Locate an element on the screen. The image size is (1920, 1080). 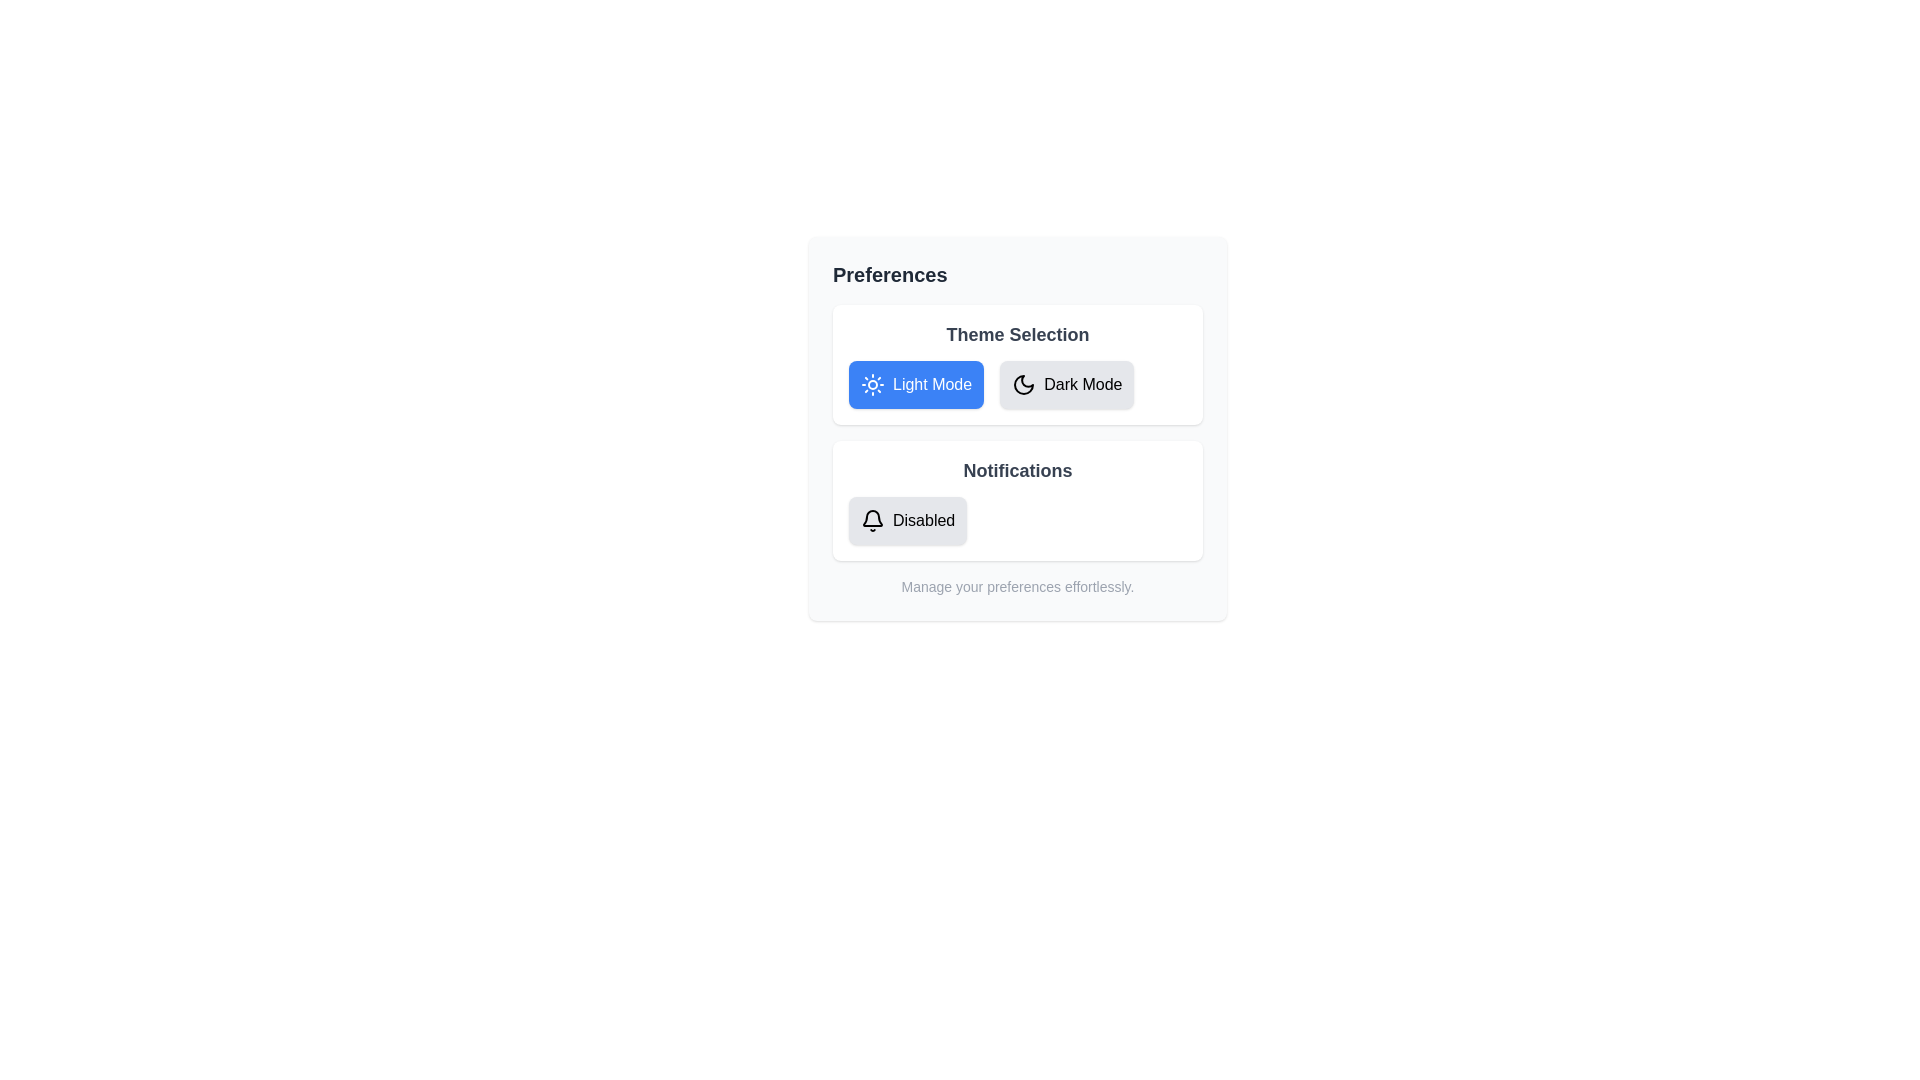
the Text label that provides instructions related to the preferences functionality, located at the center-bottom of the 'Preferences' section below the 'Notifications' panel is located at coordinates (1017, 585).